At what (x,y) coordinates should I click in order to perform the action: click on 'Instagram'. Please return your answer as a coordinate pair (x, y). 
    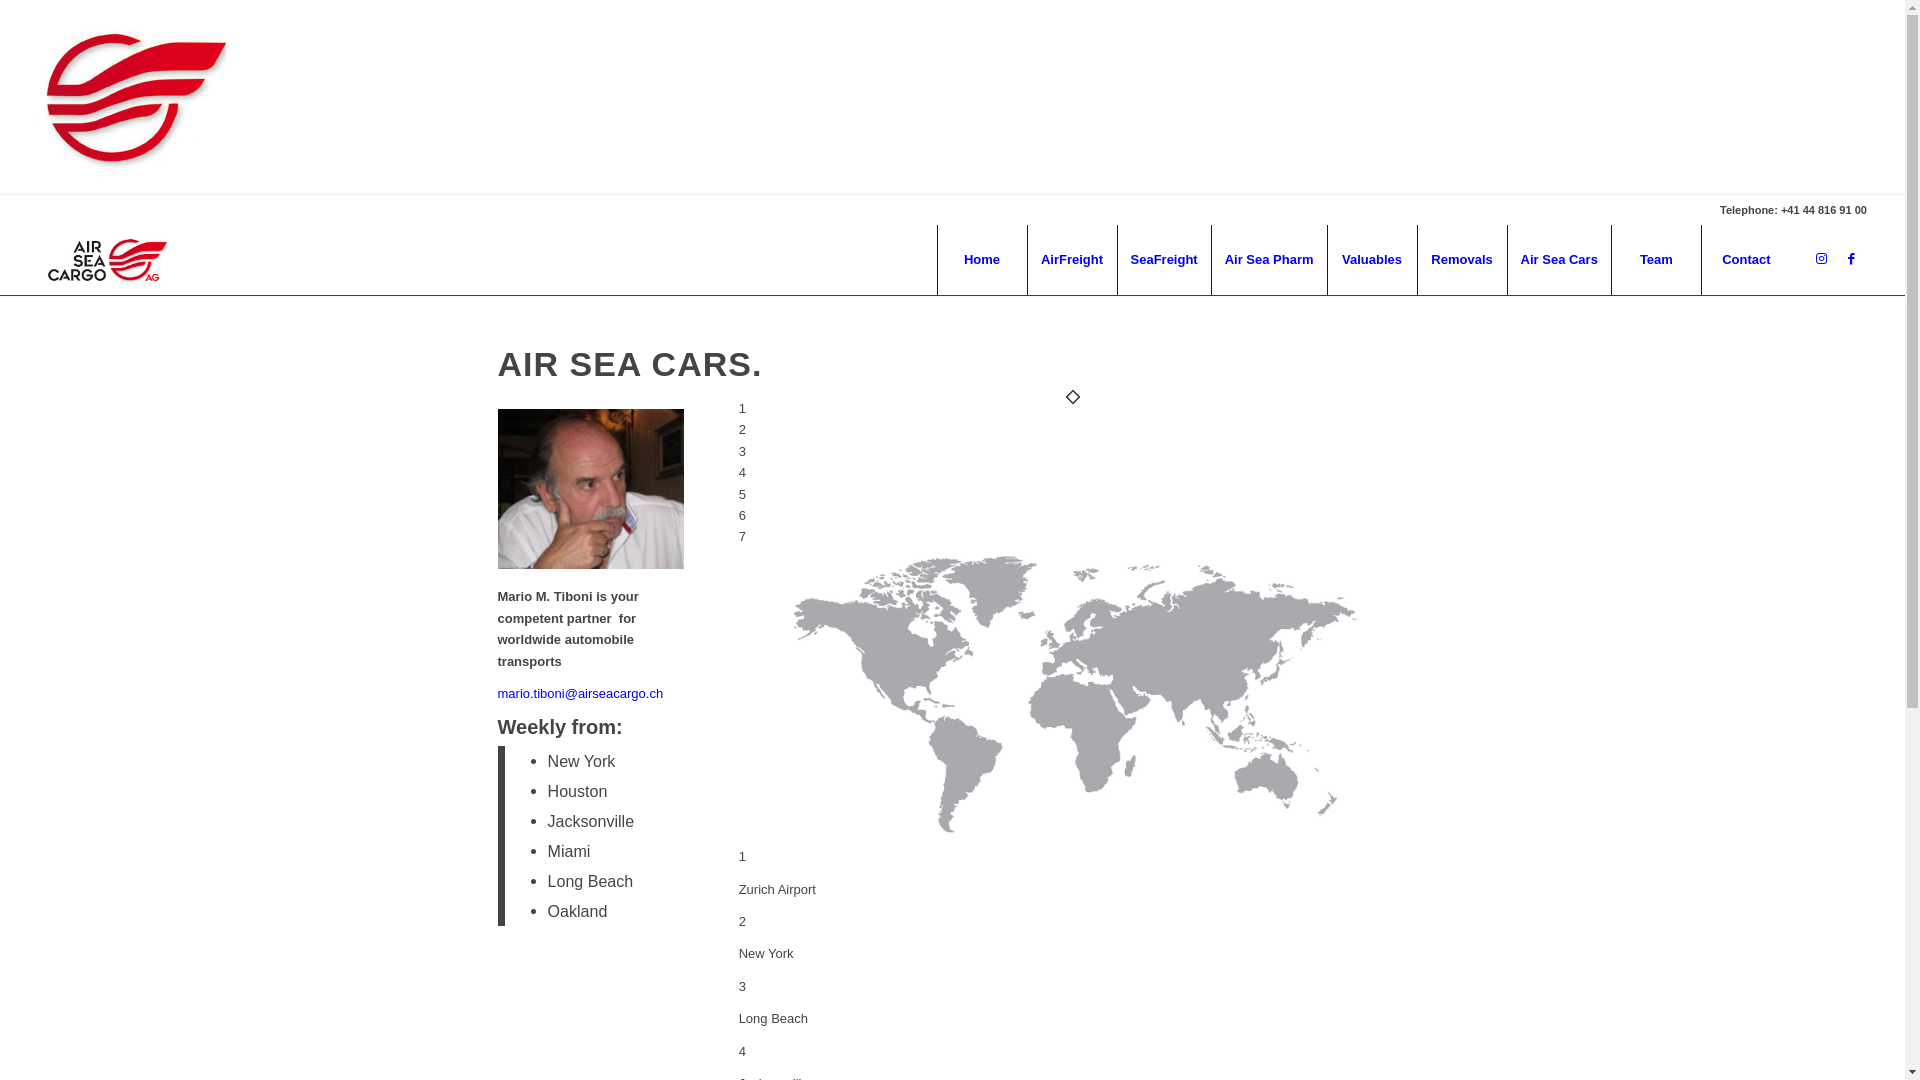
    Looking at the image, I should click on (1822, 257).